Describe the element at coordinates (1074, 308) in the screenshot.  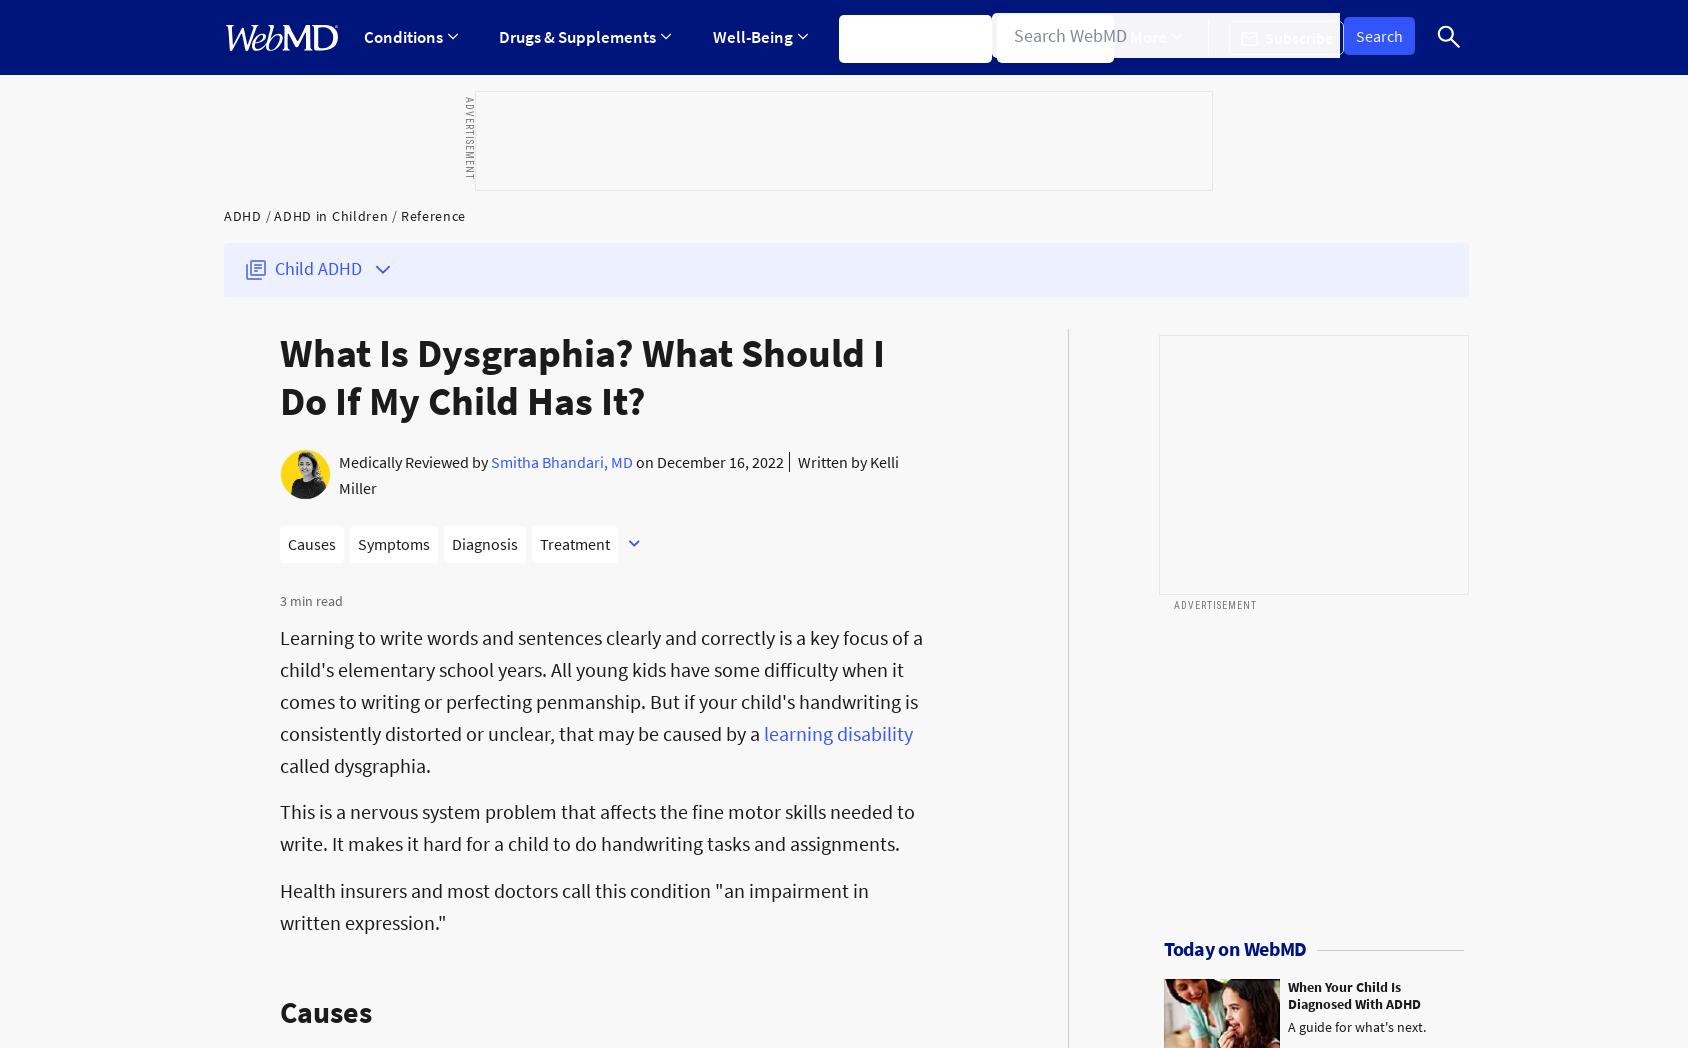
I see `'Sleep Disorders'` at that location.